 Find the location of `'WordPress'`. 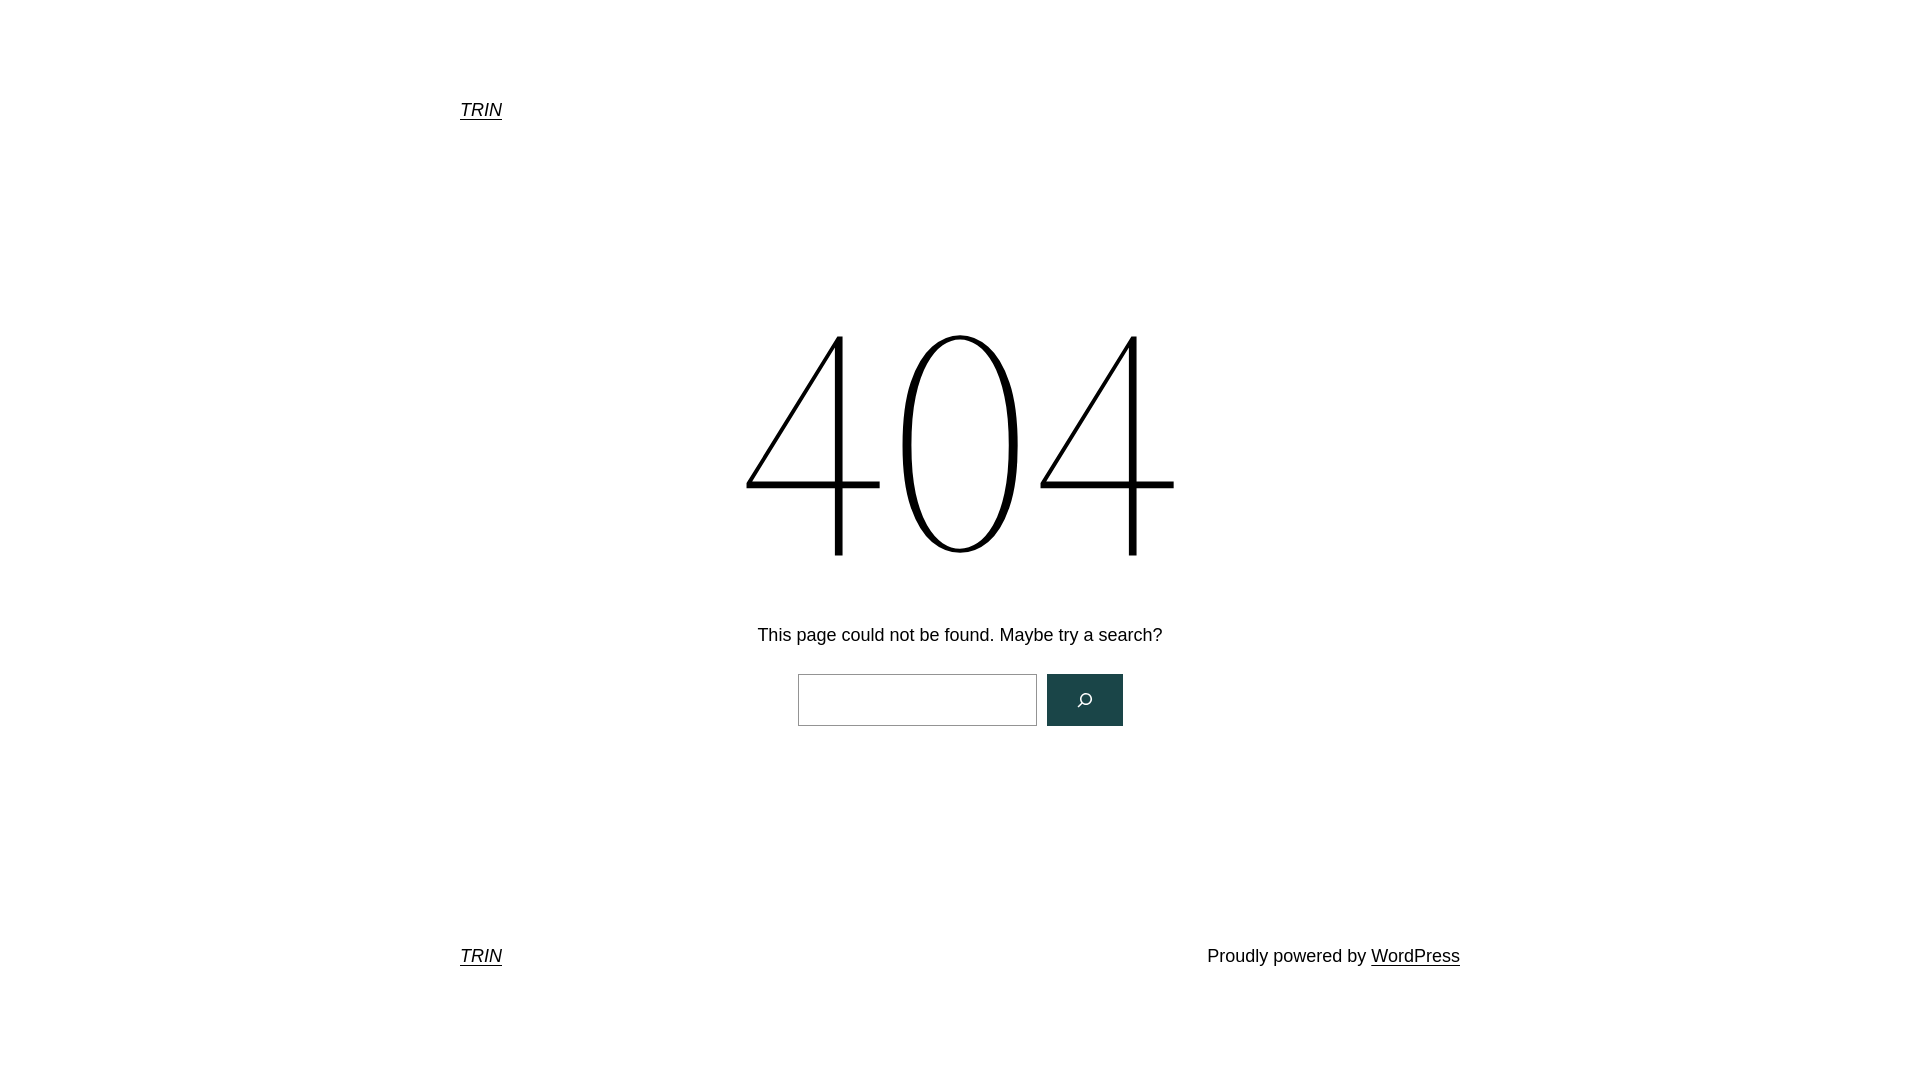

'WordPress' is located at coordinates (1414, 955).